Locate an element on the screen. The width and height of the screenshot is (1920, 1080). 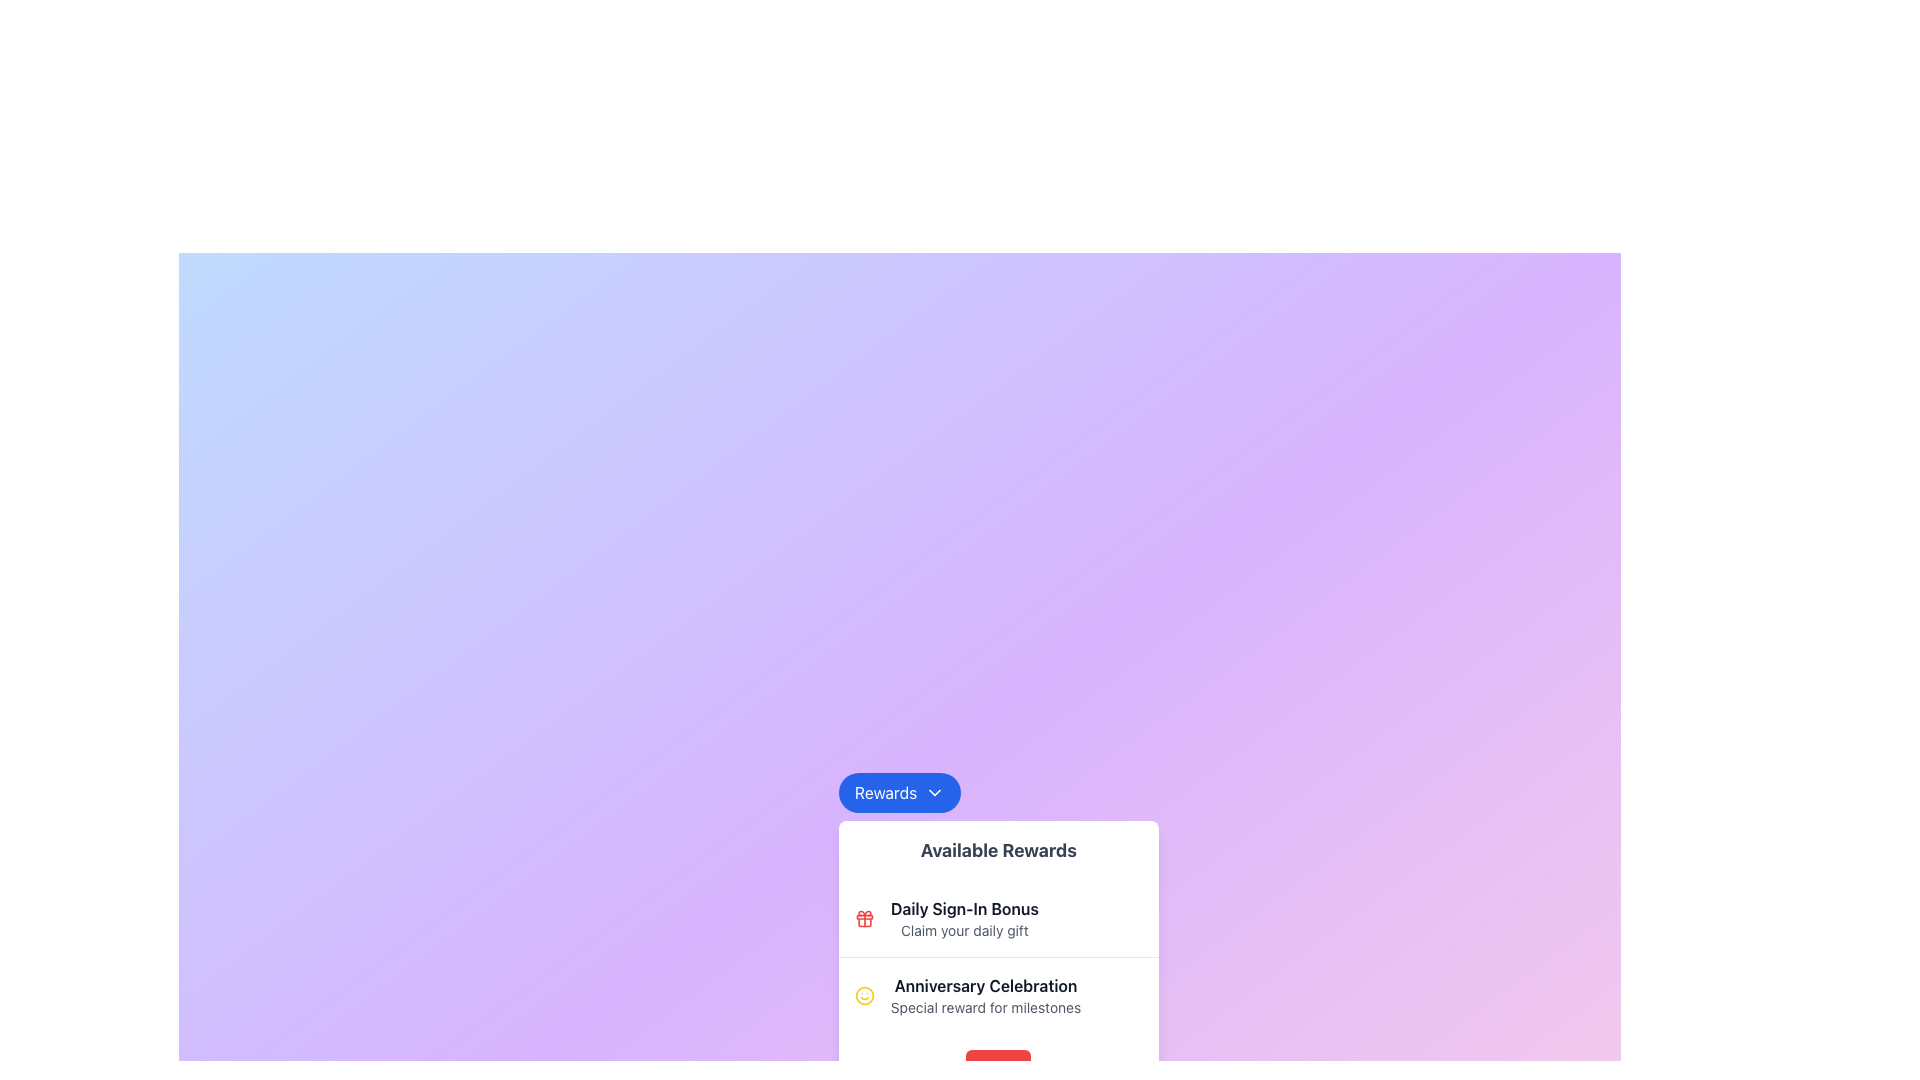
the button that toggles the visibility of additional options or a dropdown menu related to rewards for keyboard navigation is located at coordinates (899, 792).